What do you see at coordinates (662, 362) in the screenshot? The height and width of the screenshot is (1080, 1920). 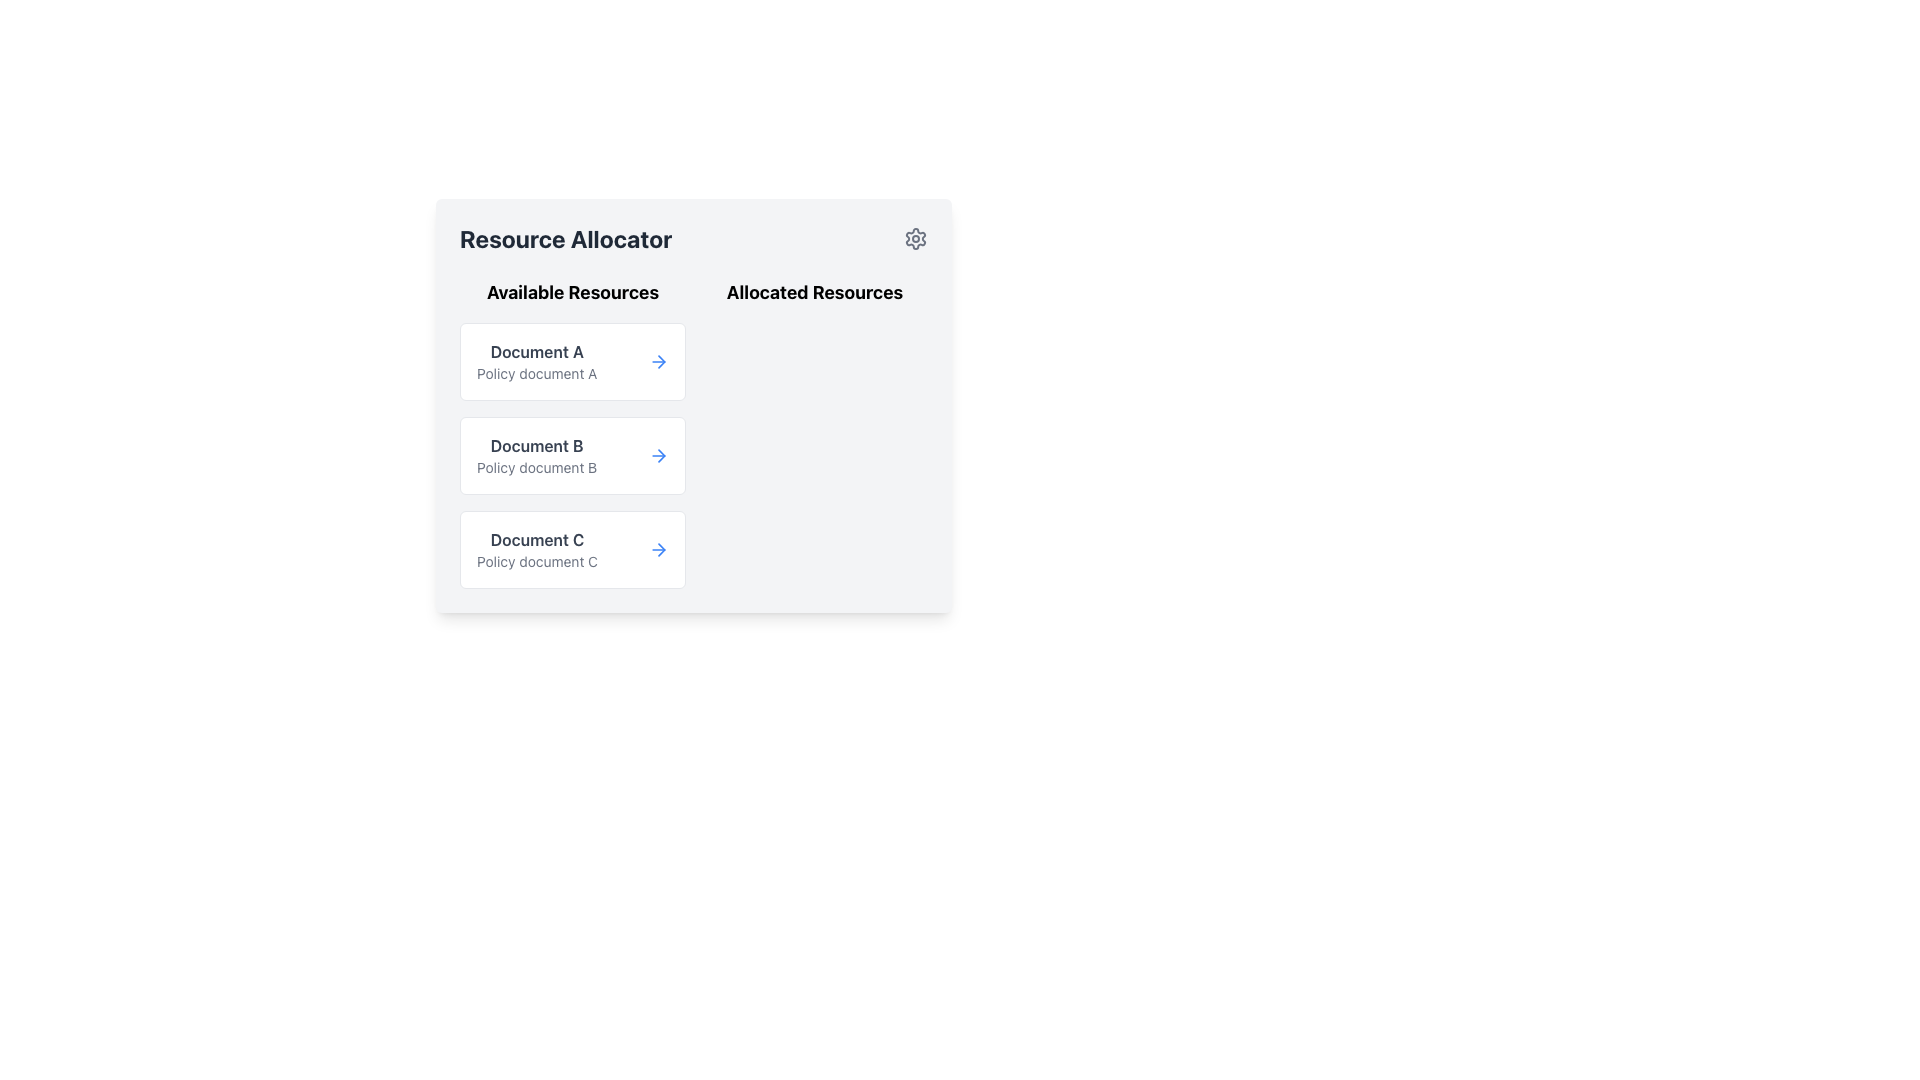 I see `the rightward-pointing arrow SVG icon located inside the first list item of 'Available Resources', aligned on the right side of 'Document A'. This is the first arrow icon in the sequence of available documents` at bounding box center [662, 362].